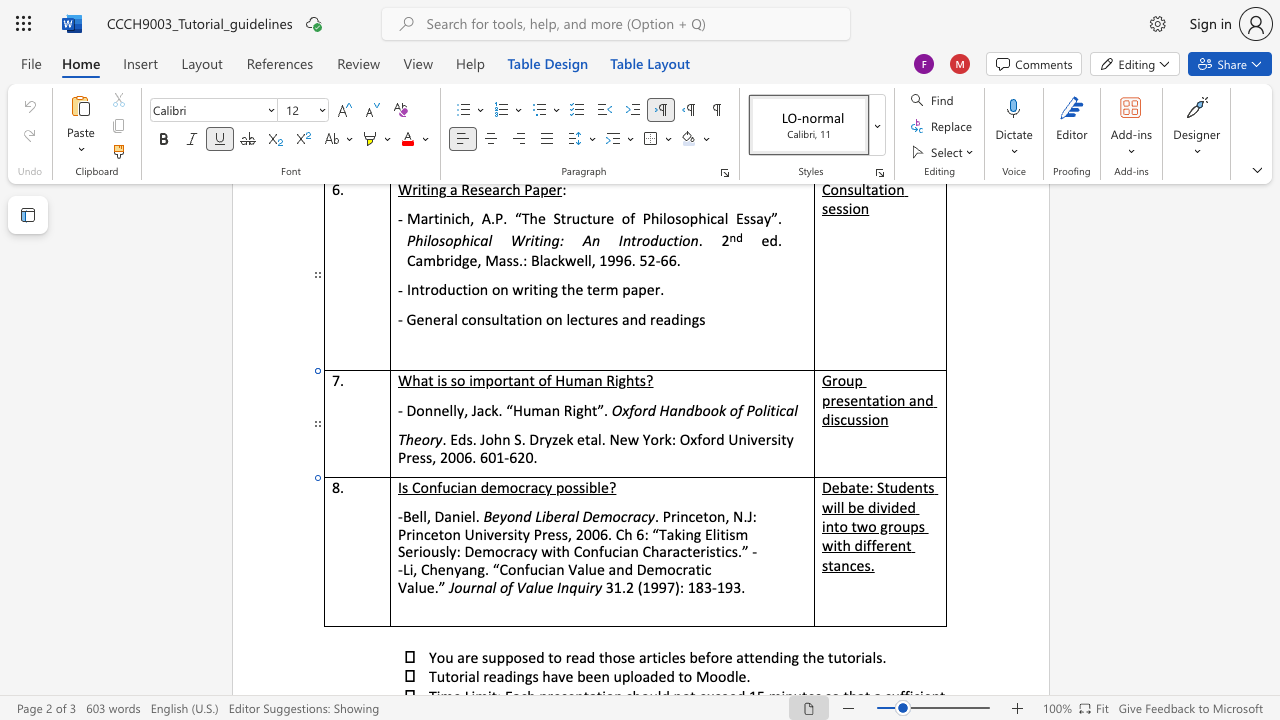  Describe the element at coordinates (510, 380) in the screenshot. I see `the 2th character "t" in the text` at that location.